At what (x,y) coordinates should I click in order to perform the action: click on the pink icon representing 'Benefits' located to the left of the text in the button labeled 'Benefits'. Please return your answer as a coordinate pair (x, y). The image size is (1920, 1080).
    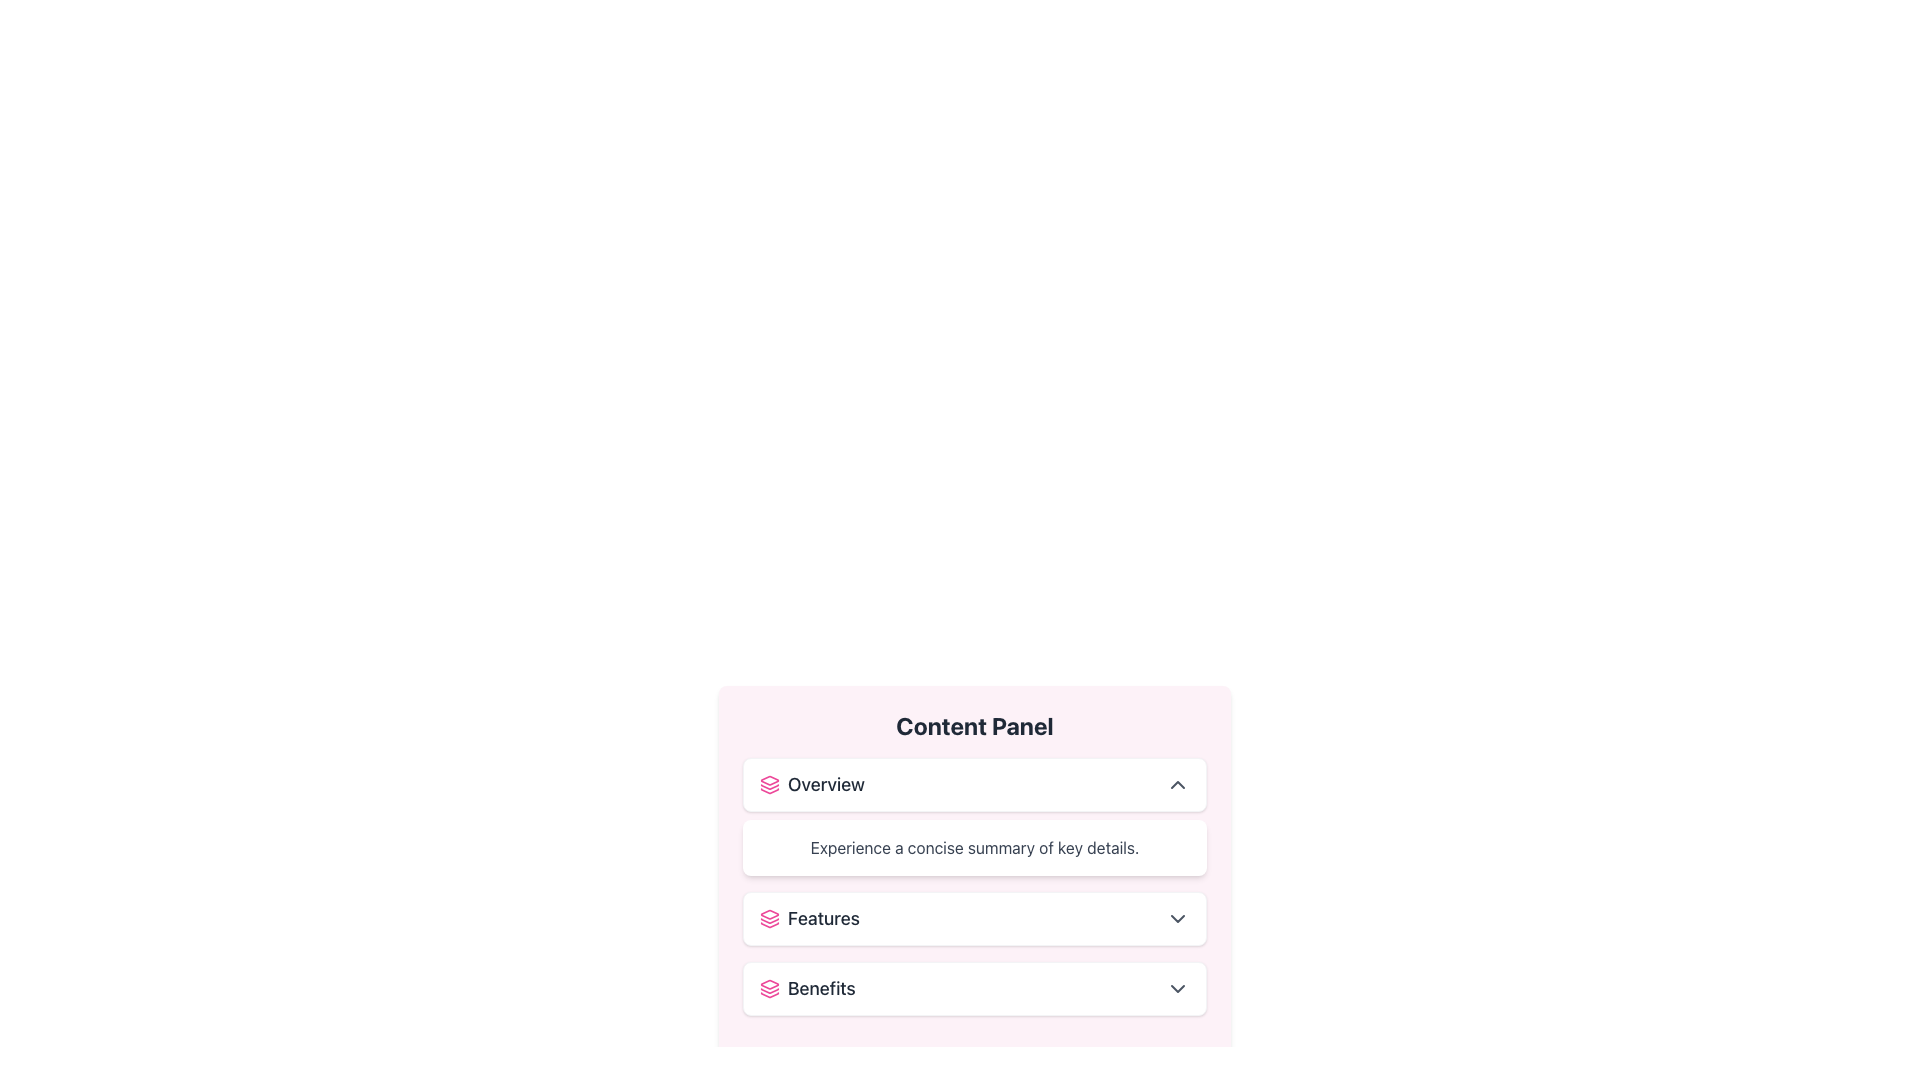
    Looking at the image, I should click on (768, 987).